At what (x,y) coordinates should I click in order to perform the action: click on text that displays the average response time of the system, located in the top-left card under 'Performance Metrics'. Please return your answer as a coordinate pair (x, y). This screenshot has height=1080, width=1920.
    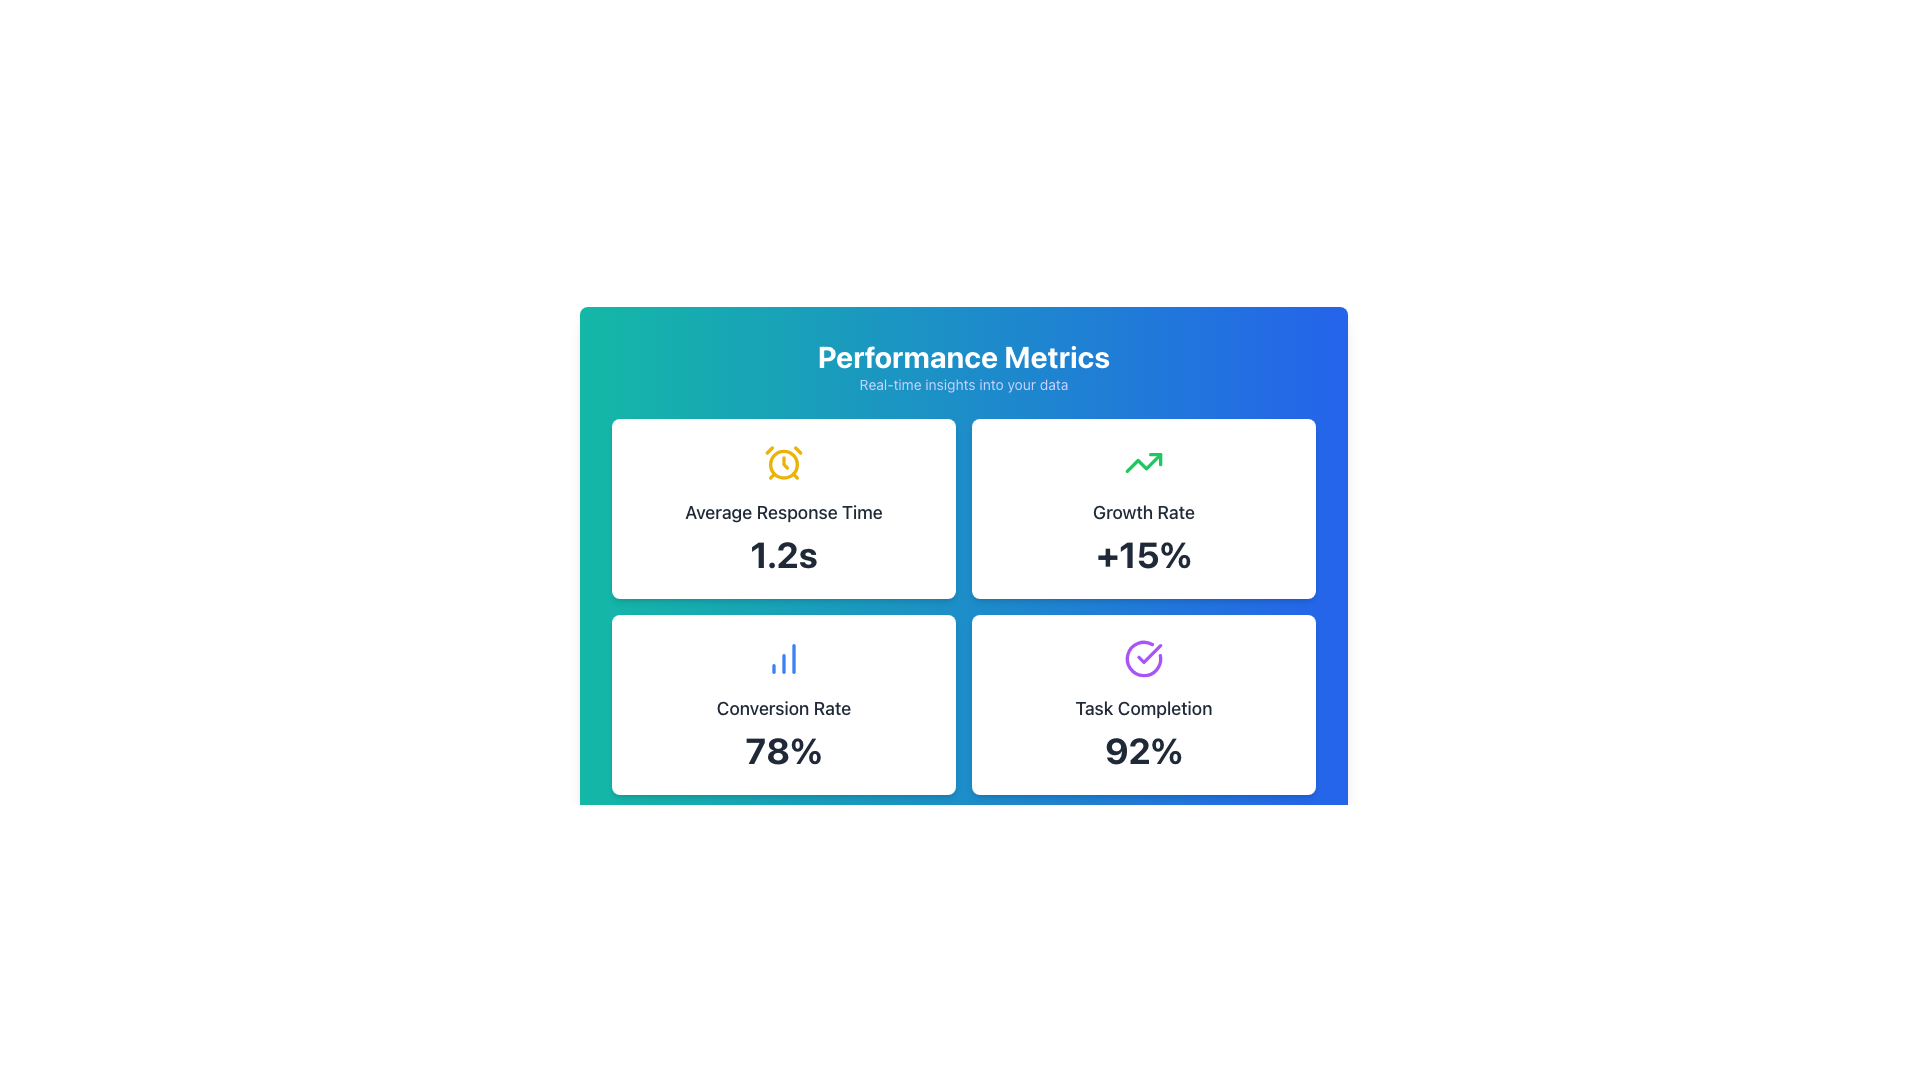
    Looking at the image, I should click on (782, 555).